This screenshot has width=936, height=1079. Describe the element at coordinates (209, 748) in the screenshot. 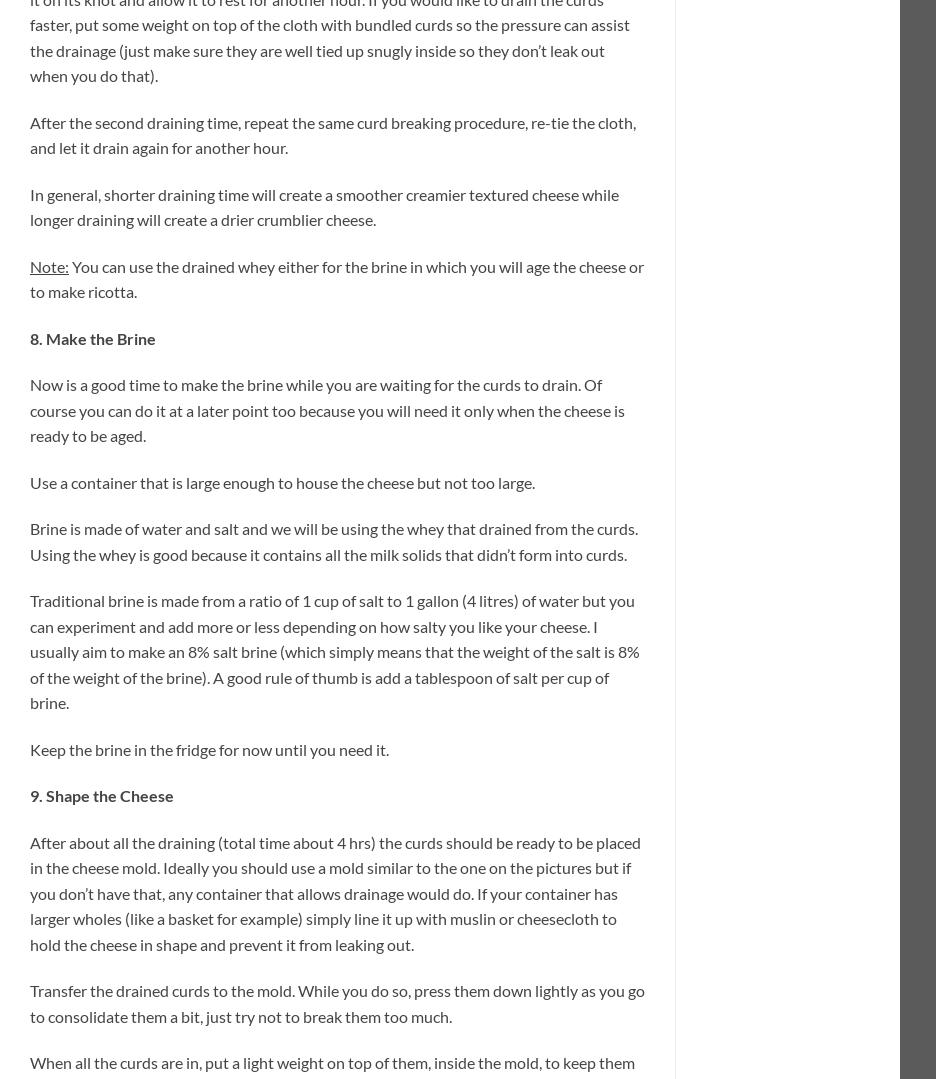

I see `'Keep the brine in the fridge for now until you need it.'` at that location.